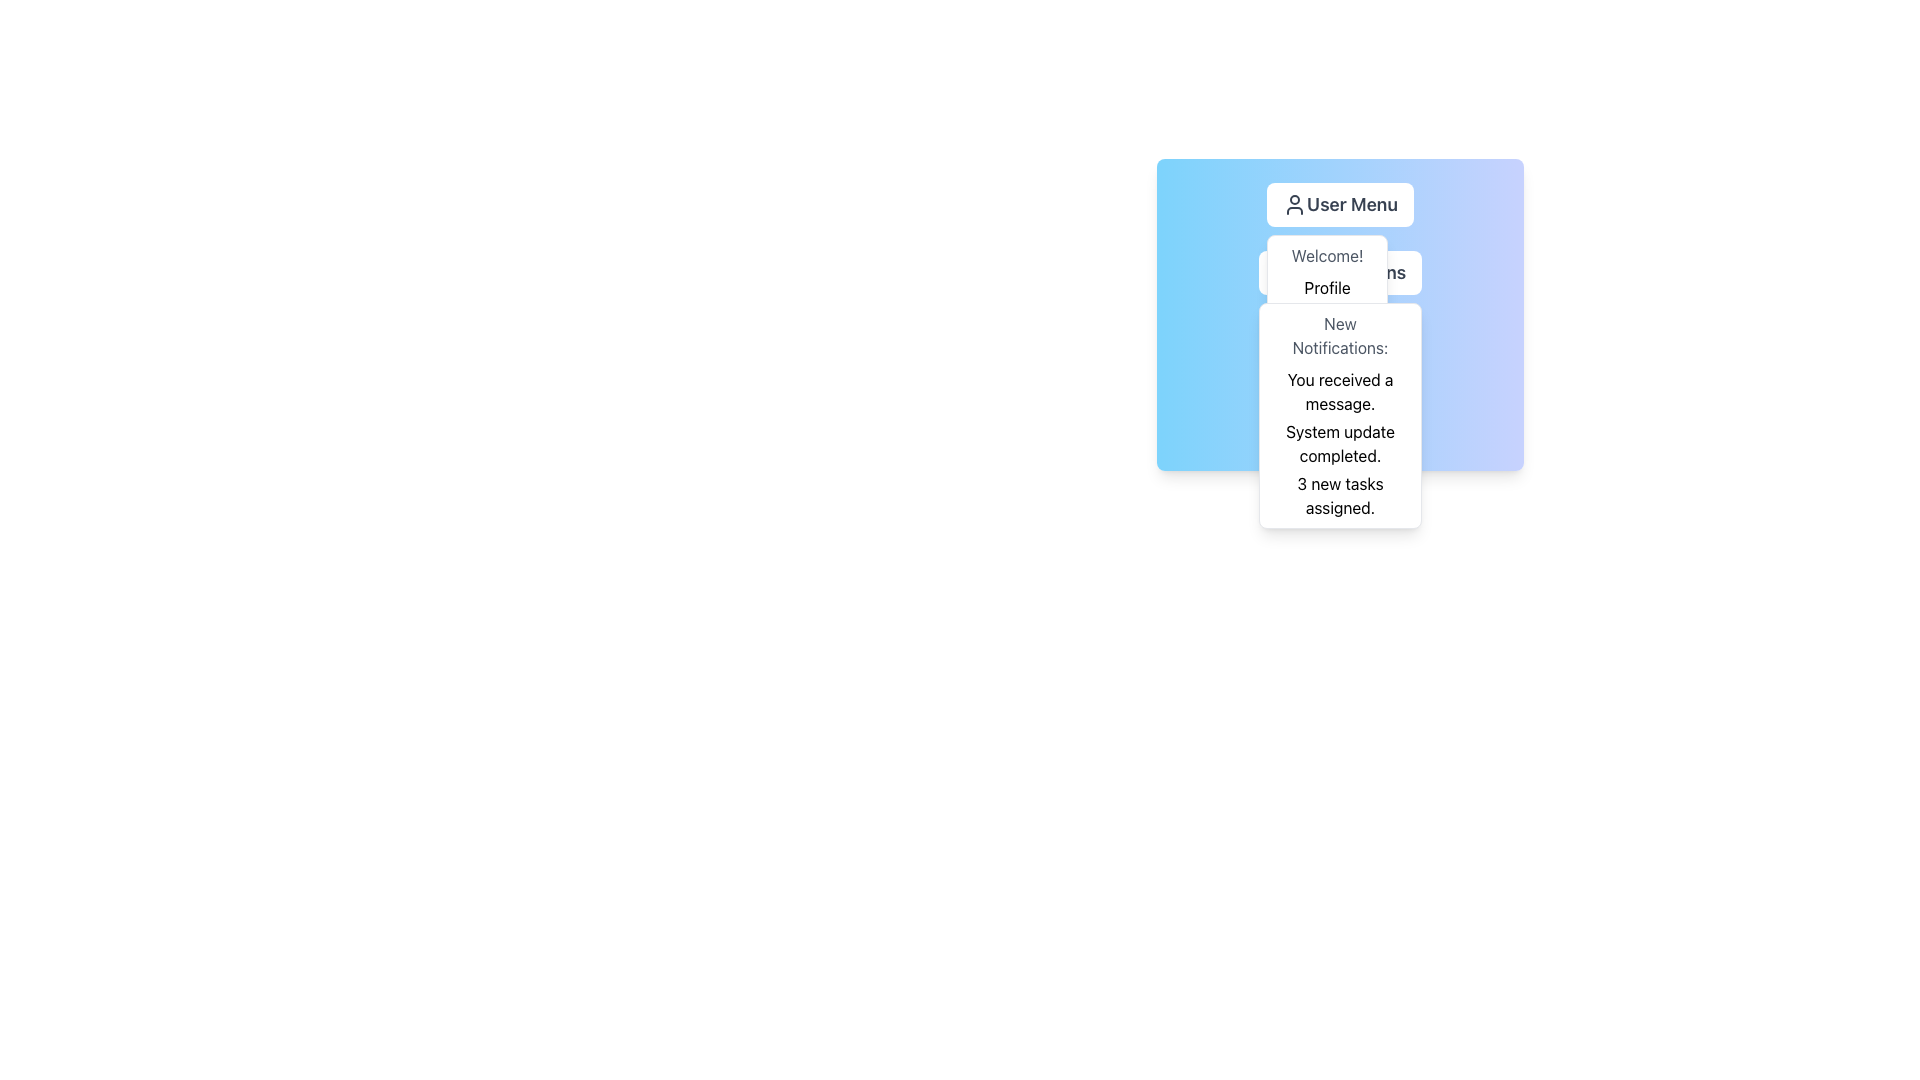 The image size is (1920, 1080). What do you see at coordinates (1327, 254) in the screenshot?
I see `the 'Welcome!' text label in the dropdown menu located beneath the 'User Menu' button in the top-right corner of the interface` at bounding box center [1327, 254].